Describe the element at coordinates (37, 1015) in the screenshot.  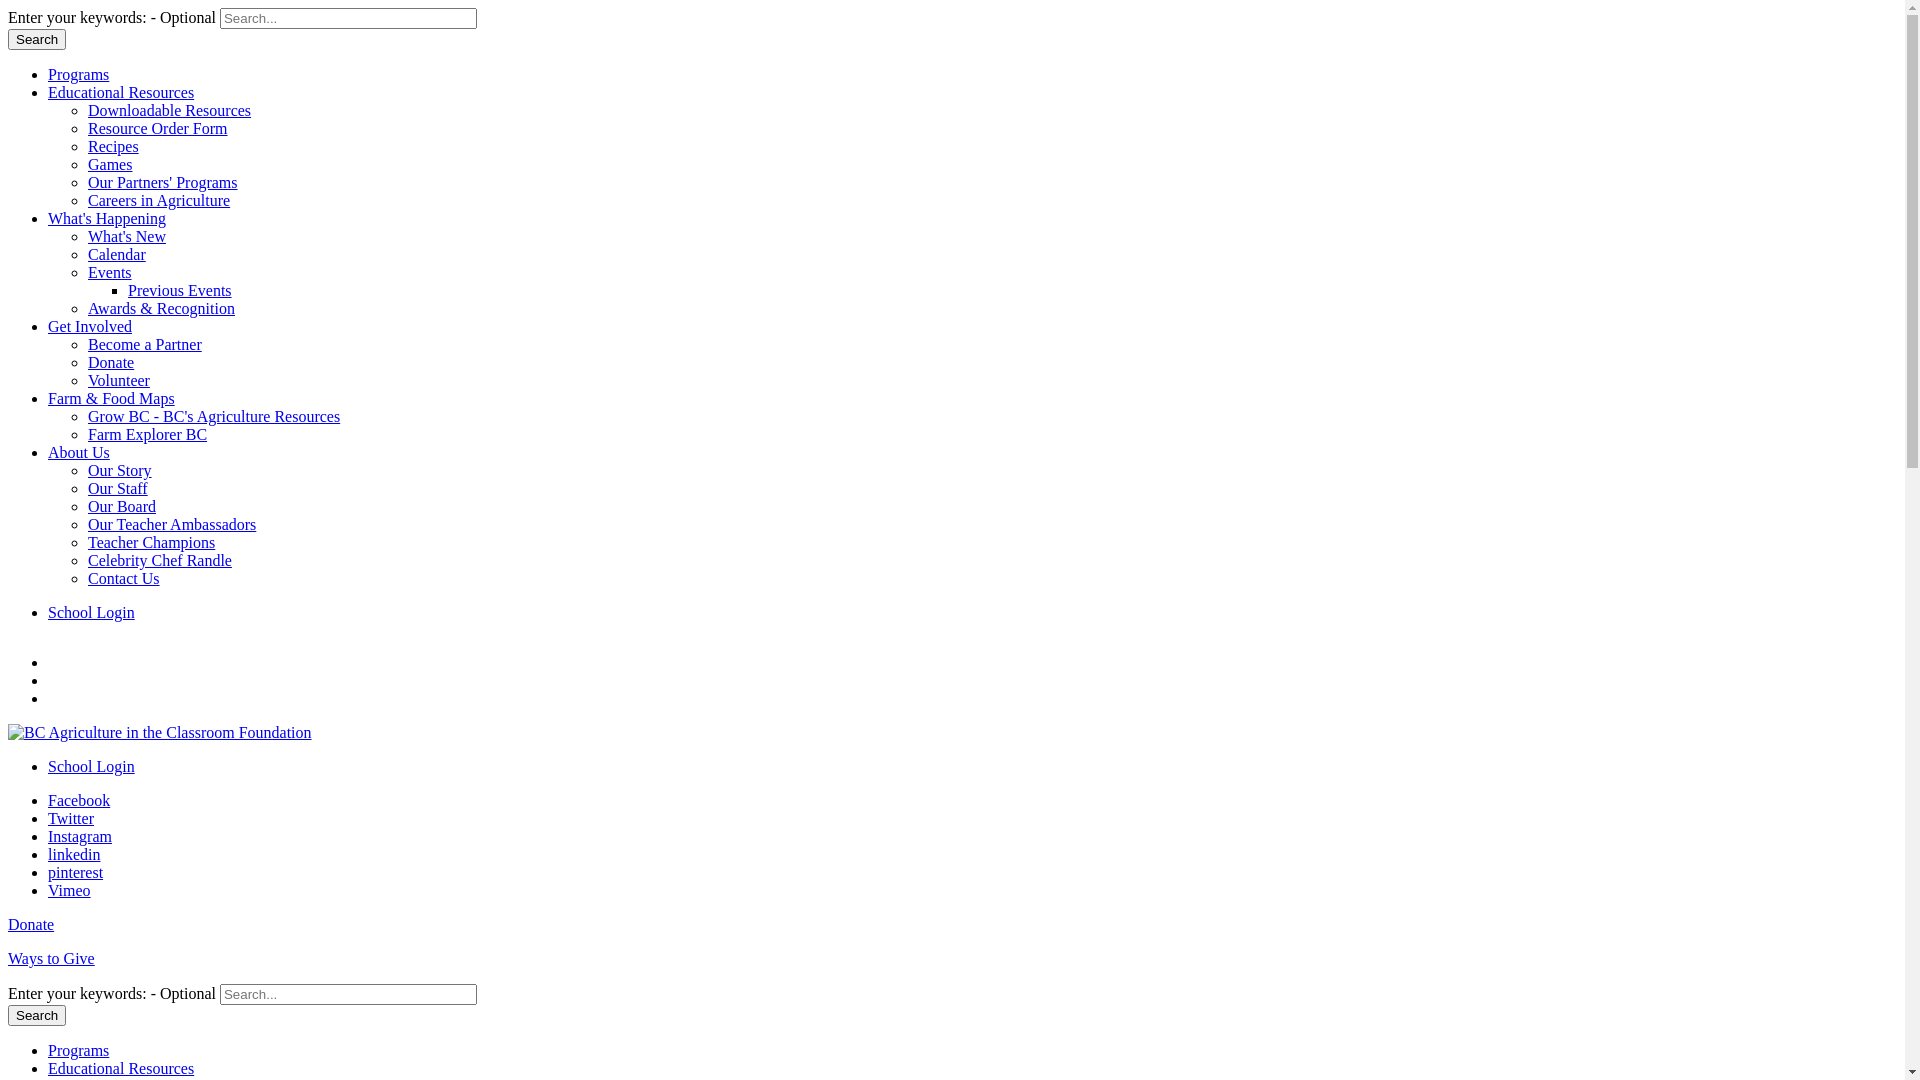
I see `'Search'` at that location.